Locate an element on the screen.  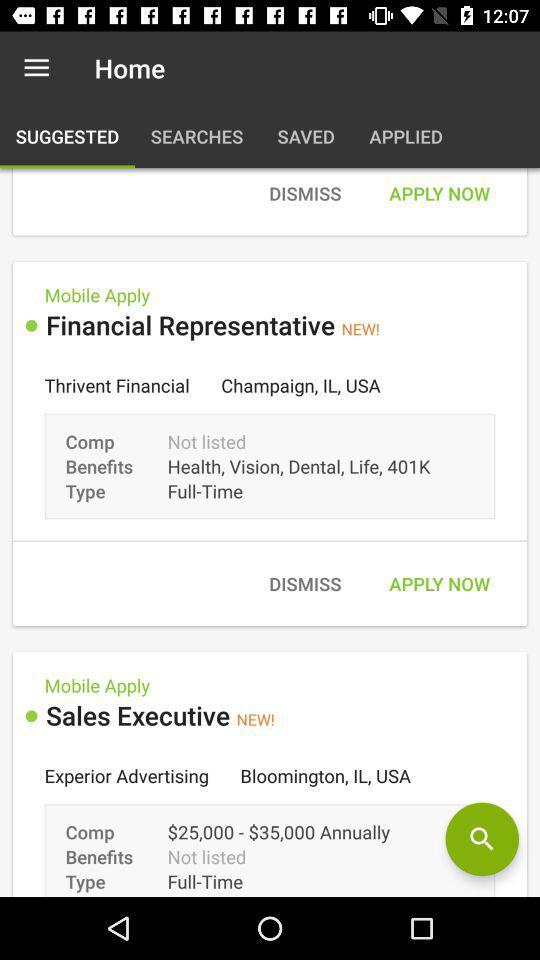
the icon to the right of the comp icon is located at coordinates (481, 839).